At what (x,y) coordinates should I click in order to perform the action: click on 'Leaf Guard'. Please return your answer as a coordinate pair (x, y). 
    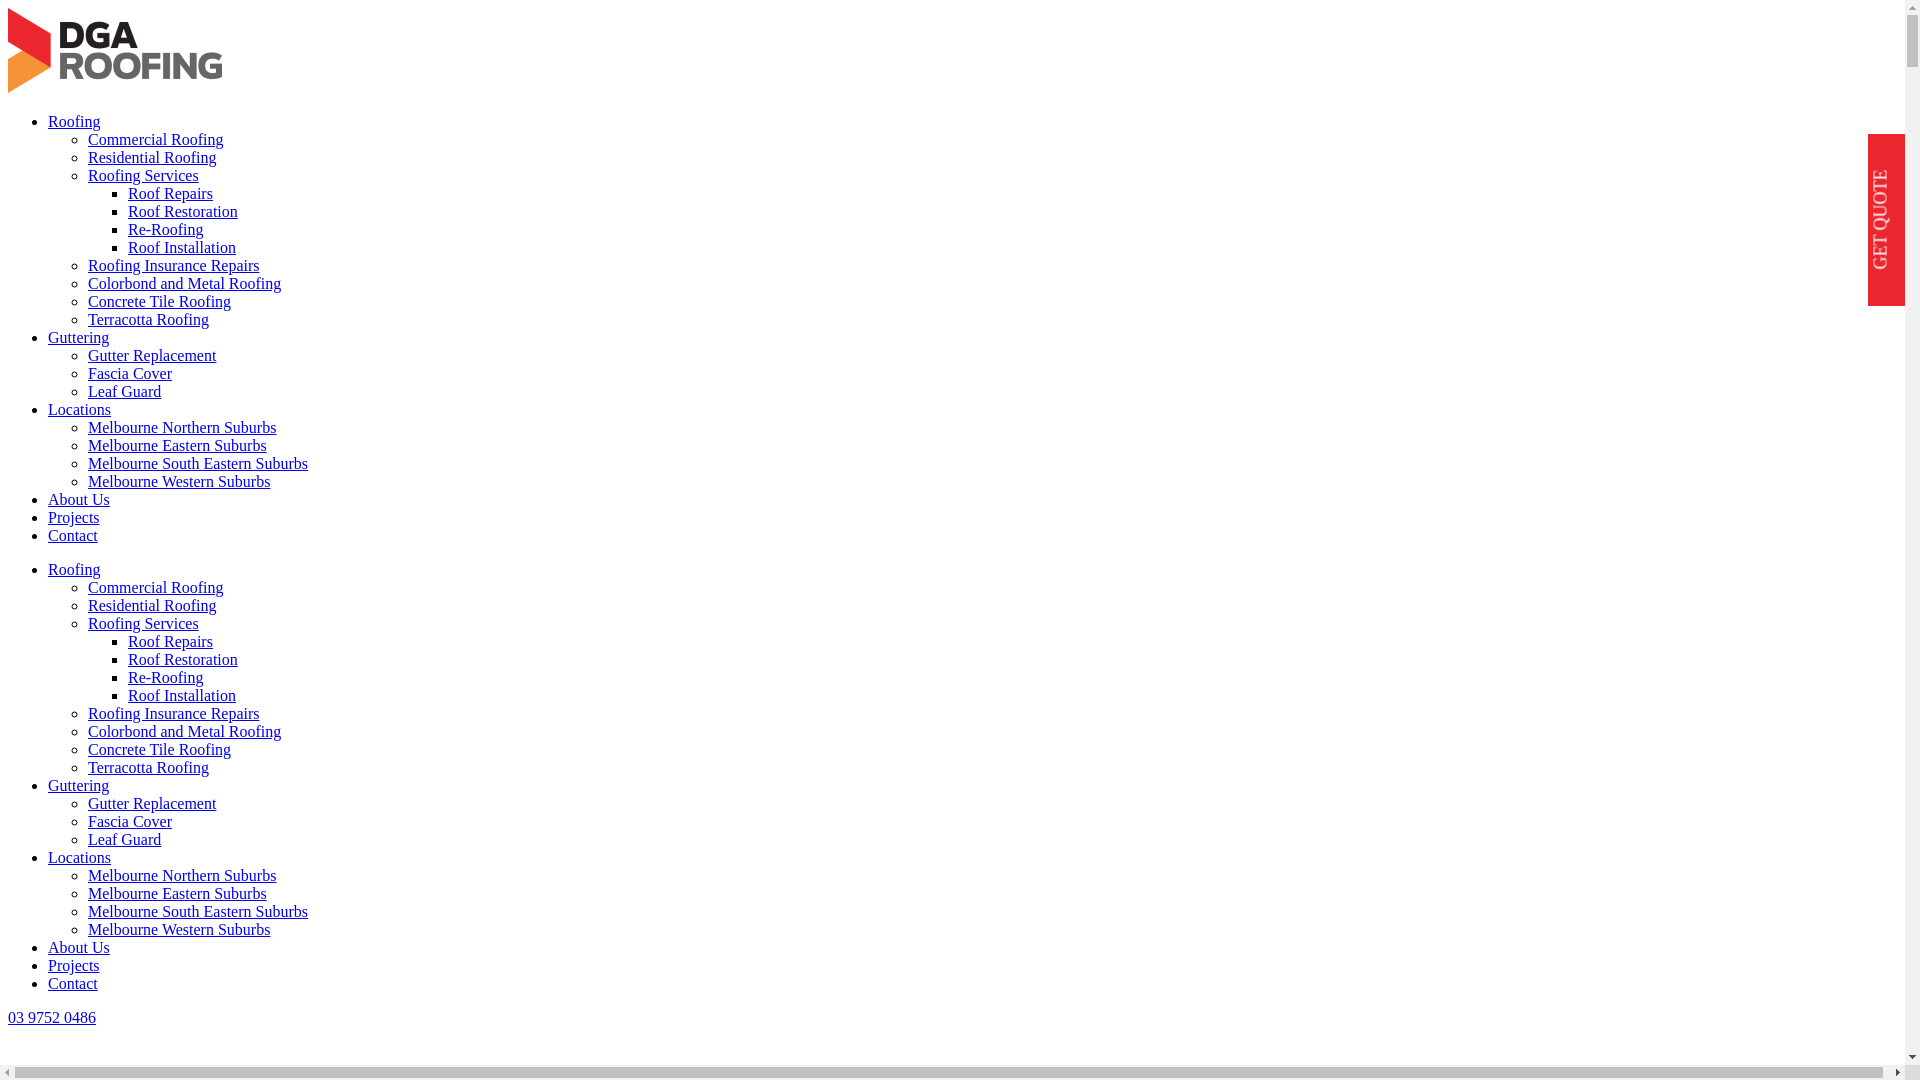
    Looking at the image, I should click on (86, 839).